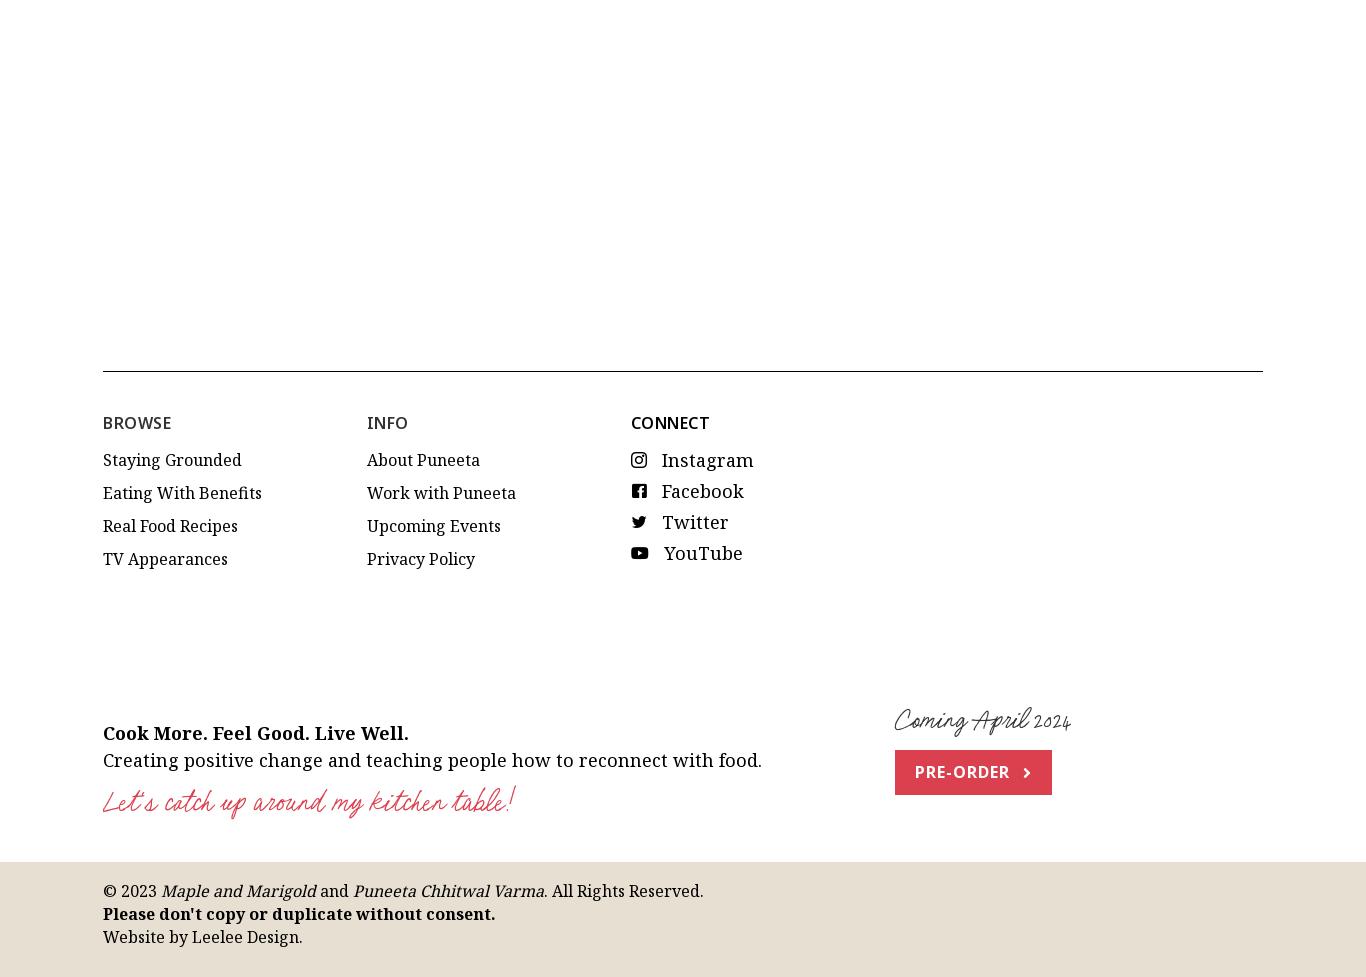  What do you see at coordinates (622, 725) in the screenshot?
I see `'. All Rights Reserved.'` at bounding box center [622, 725].